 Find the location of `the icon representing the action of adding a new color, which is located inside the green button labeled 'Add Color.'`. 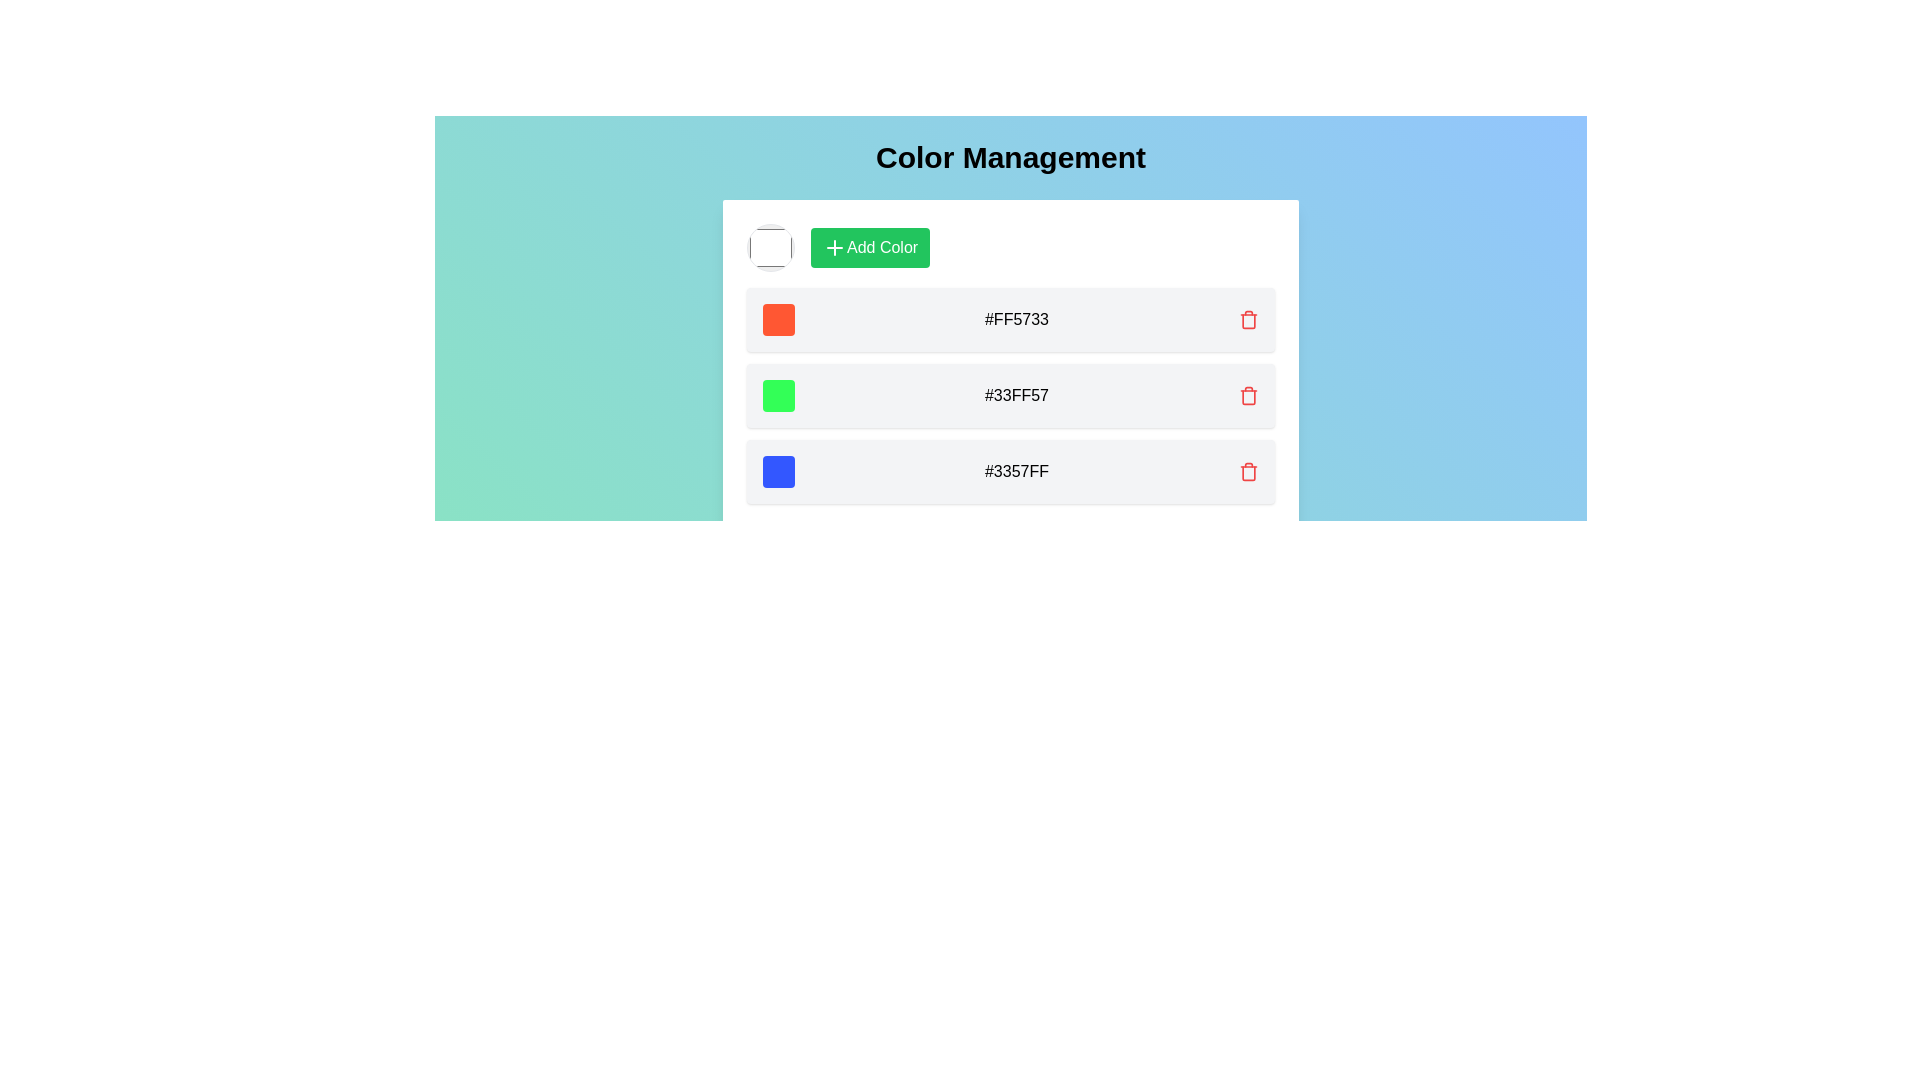

the icon representing the action of adding a new color, which is located inside the green button labeled 'Add Color.' is located at coordinates (835, 246).